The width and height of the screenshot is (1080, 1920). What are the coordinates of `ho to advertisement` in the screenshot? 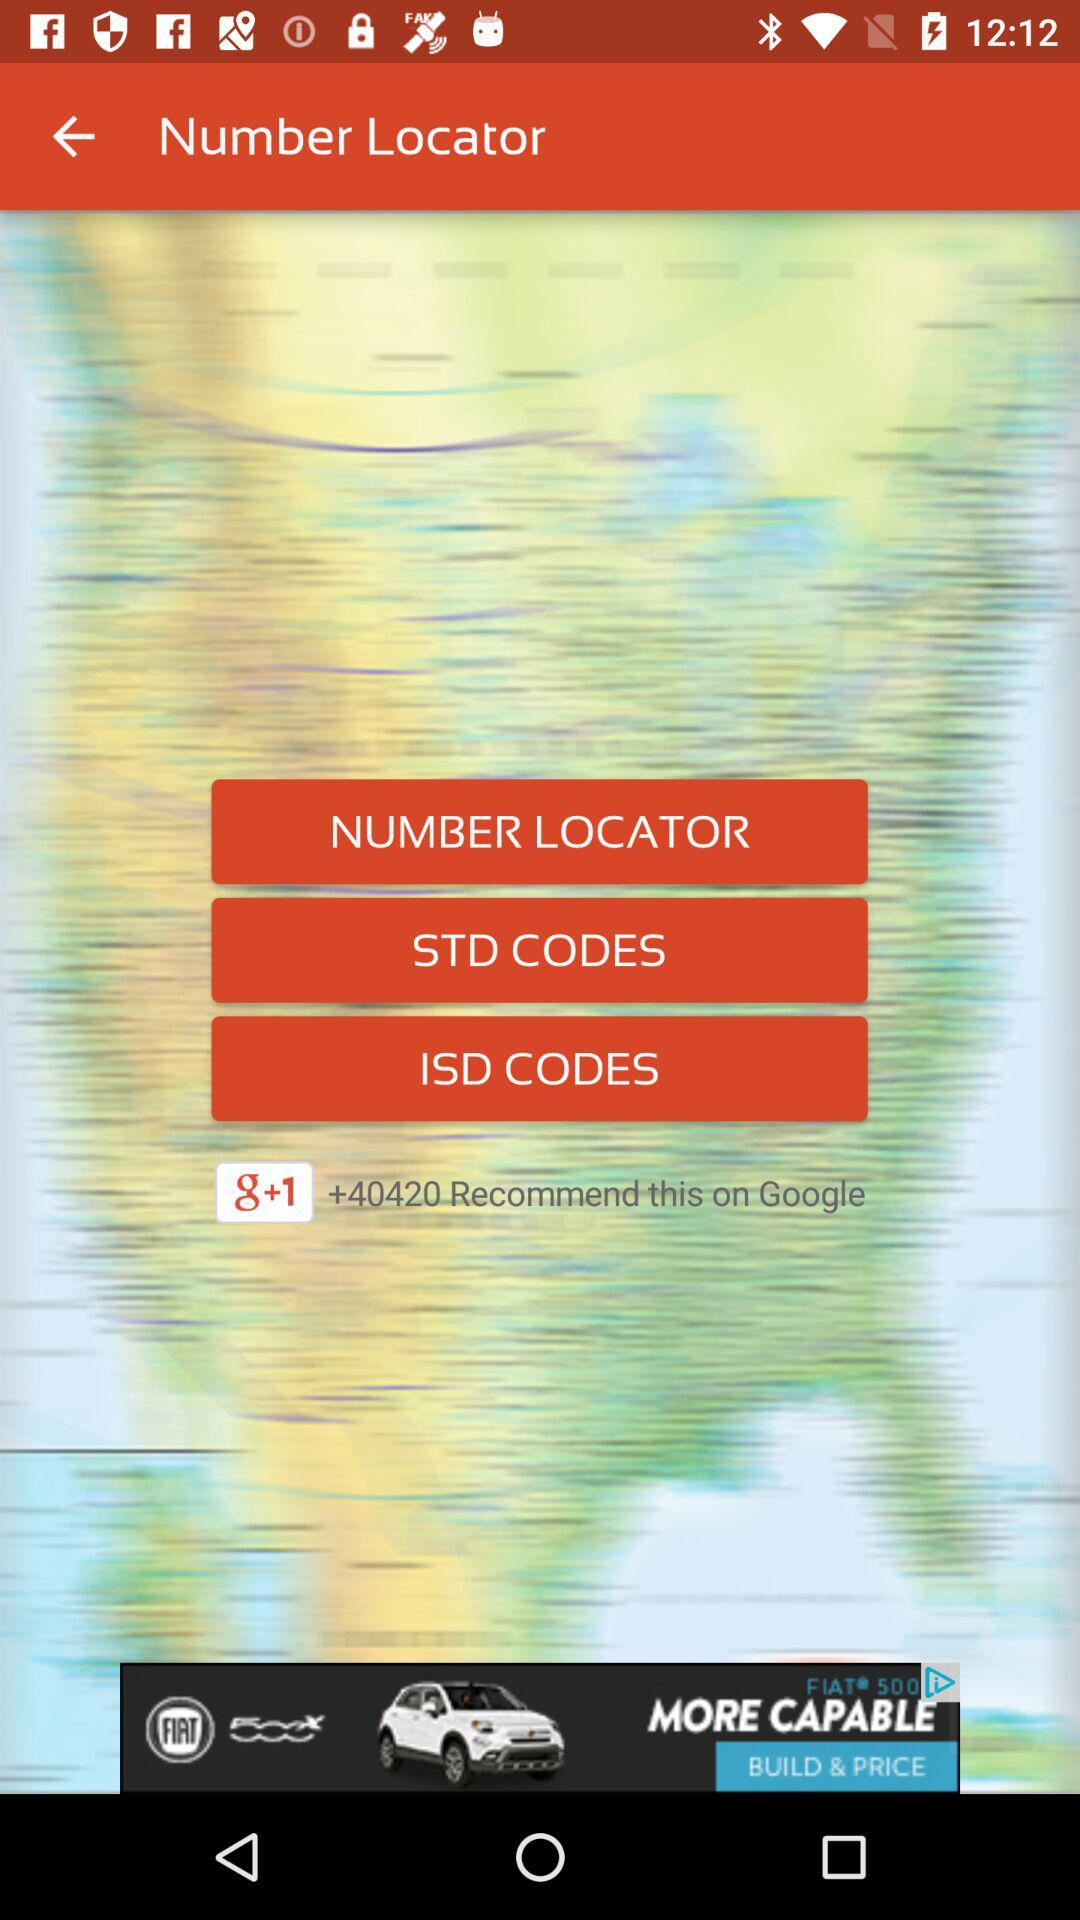 It's located at (540, 1727).